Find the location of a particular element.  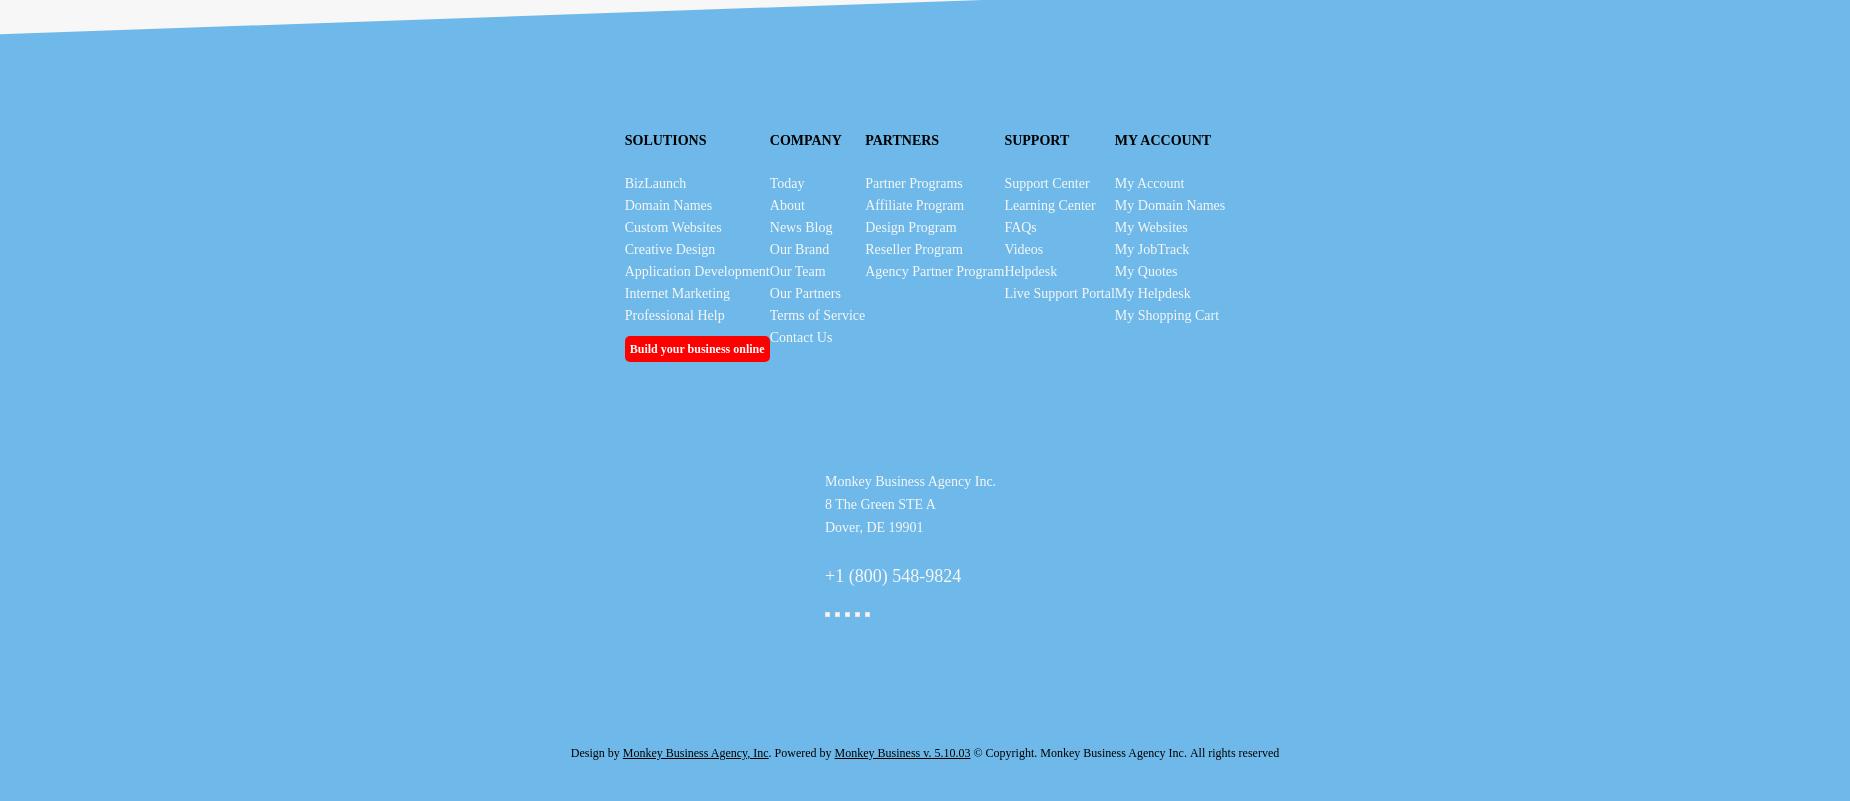

'Application Development' is located at coordinates (696, 270).